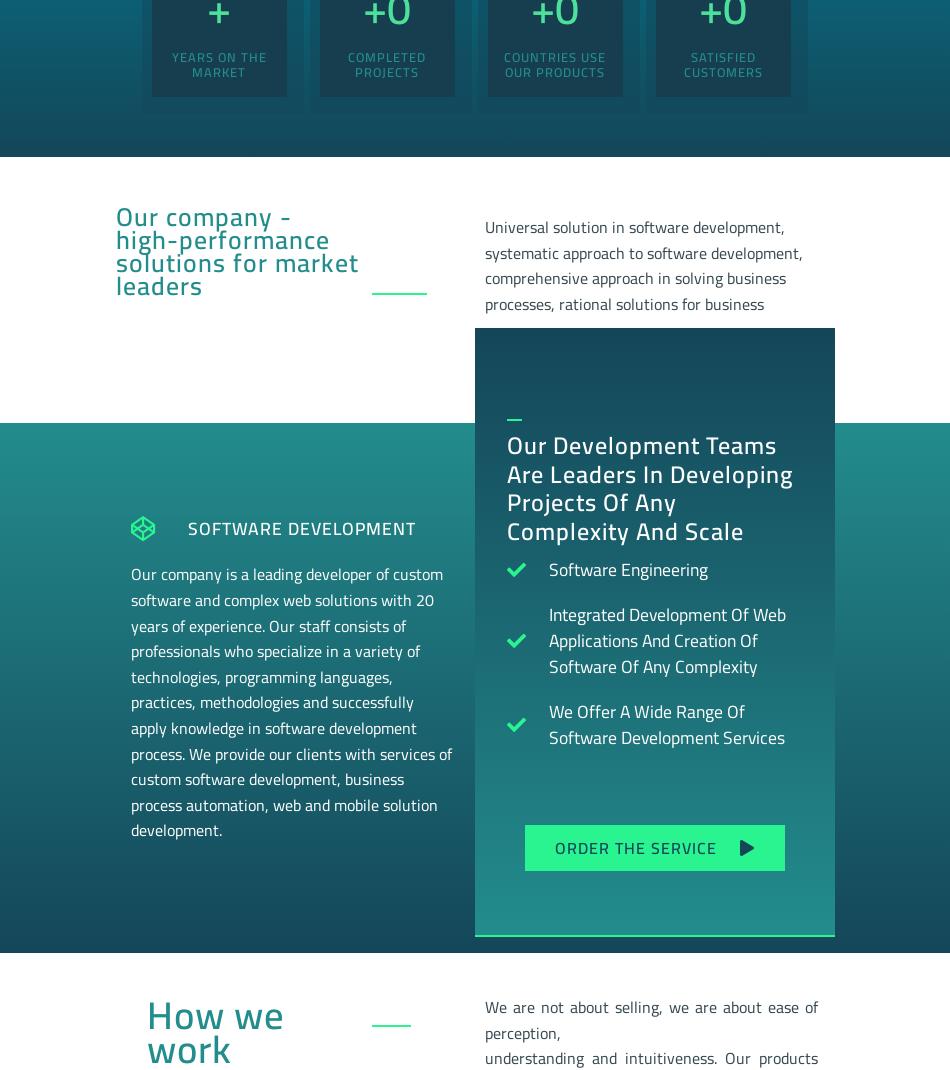  I want to click on 'countries use our products', so click(554, 62).